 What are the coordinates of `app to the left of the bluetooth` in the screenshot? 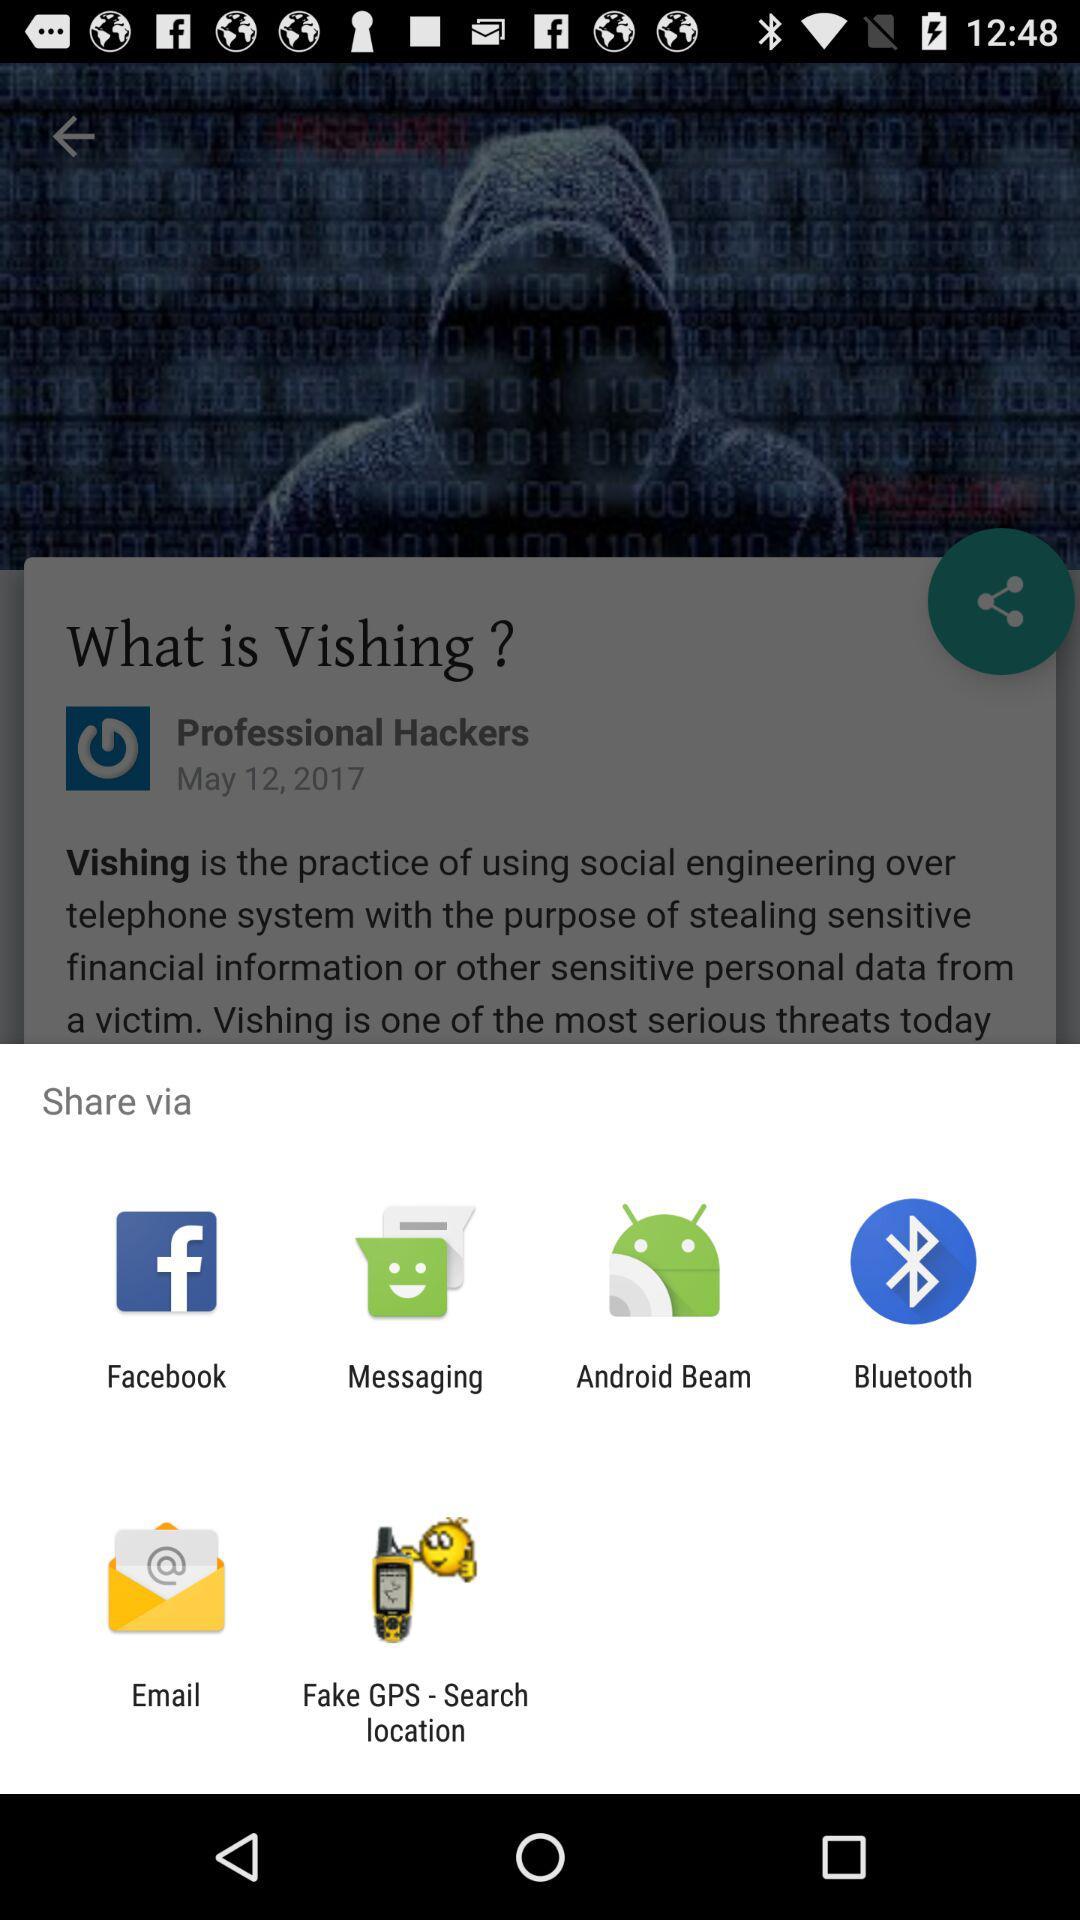 It's located at (664, 1392).